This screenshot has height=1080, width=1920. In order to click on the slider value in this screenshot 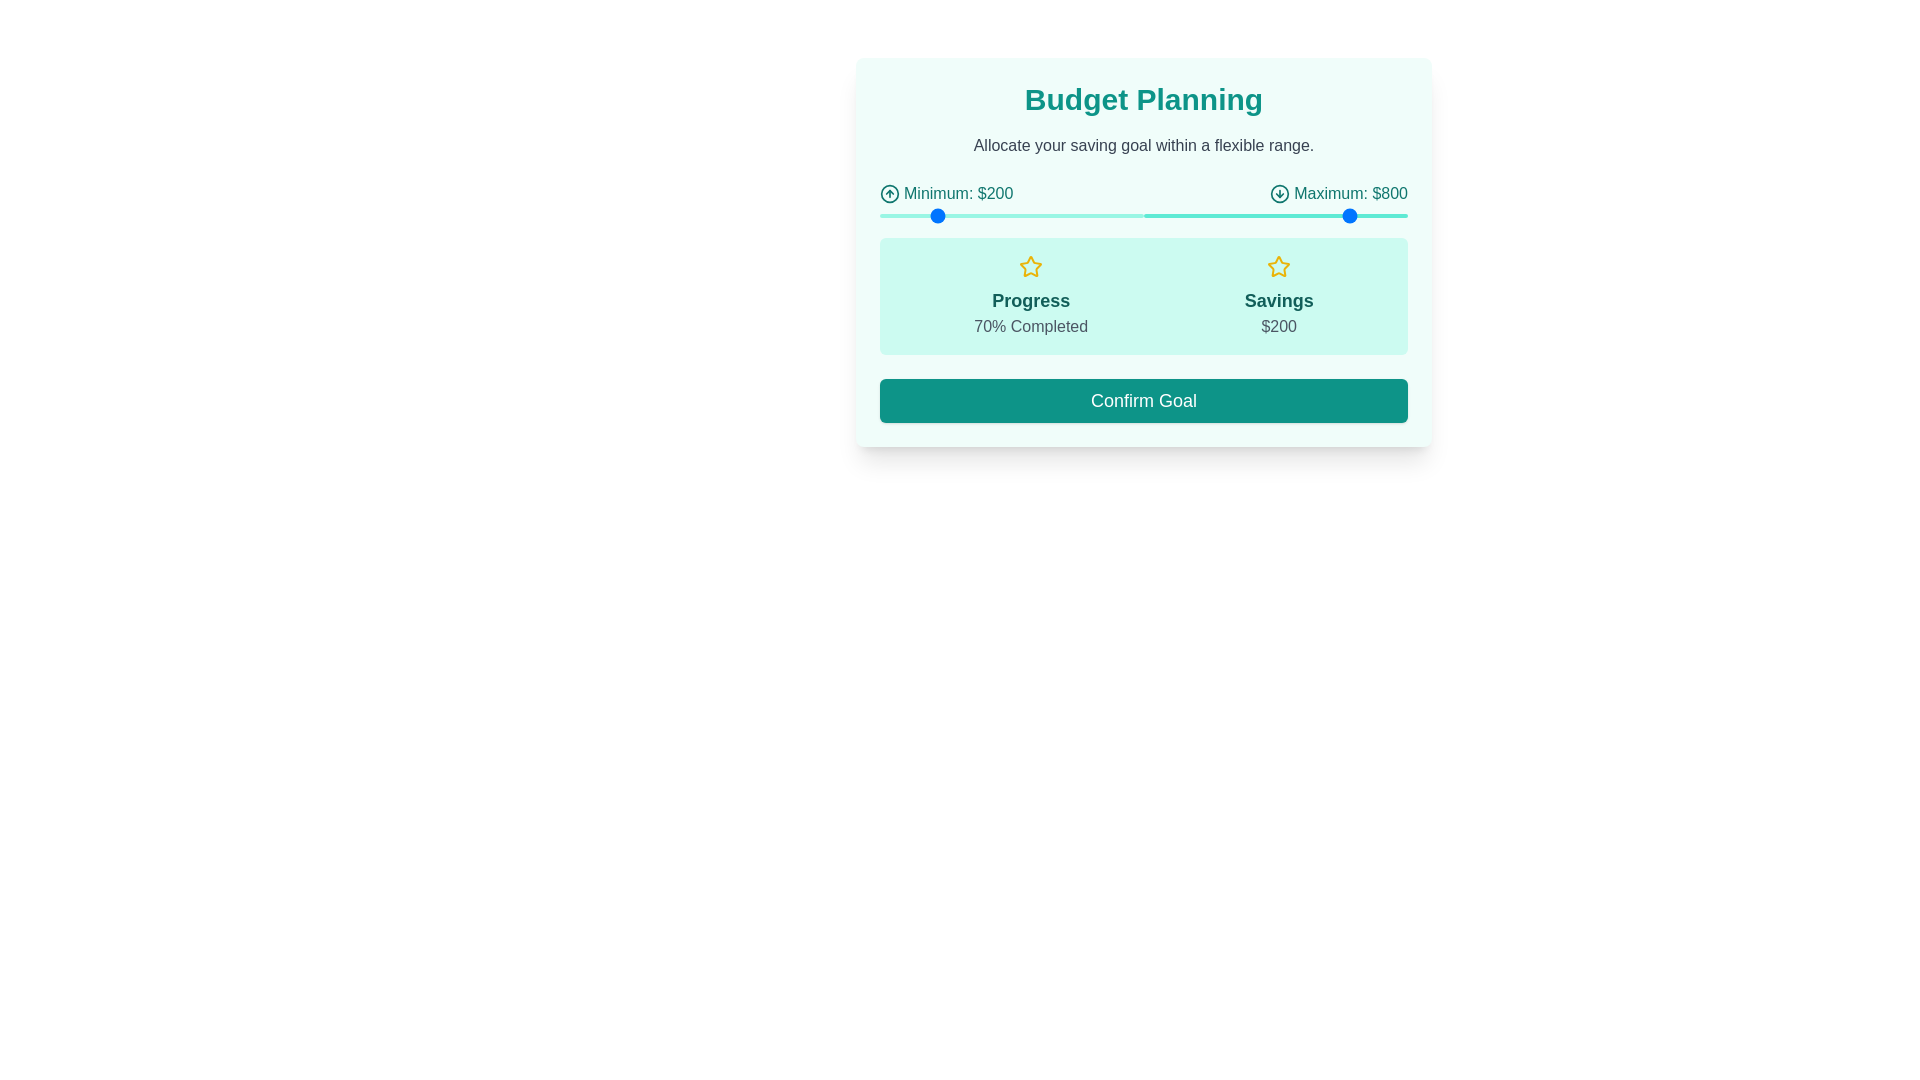, I will do `click(1012, 216)`.